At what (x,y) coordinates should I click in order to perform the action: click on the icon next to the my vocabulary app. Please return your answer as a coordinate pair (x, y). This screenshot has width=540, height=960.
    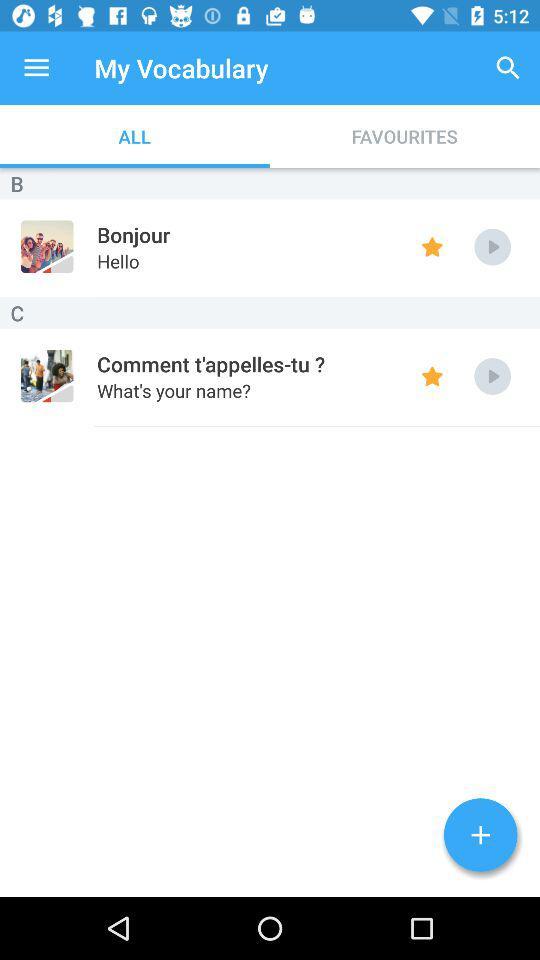
    Looking at the image, I should click on (36, 68).